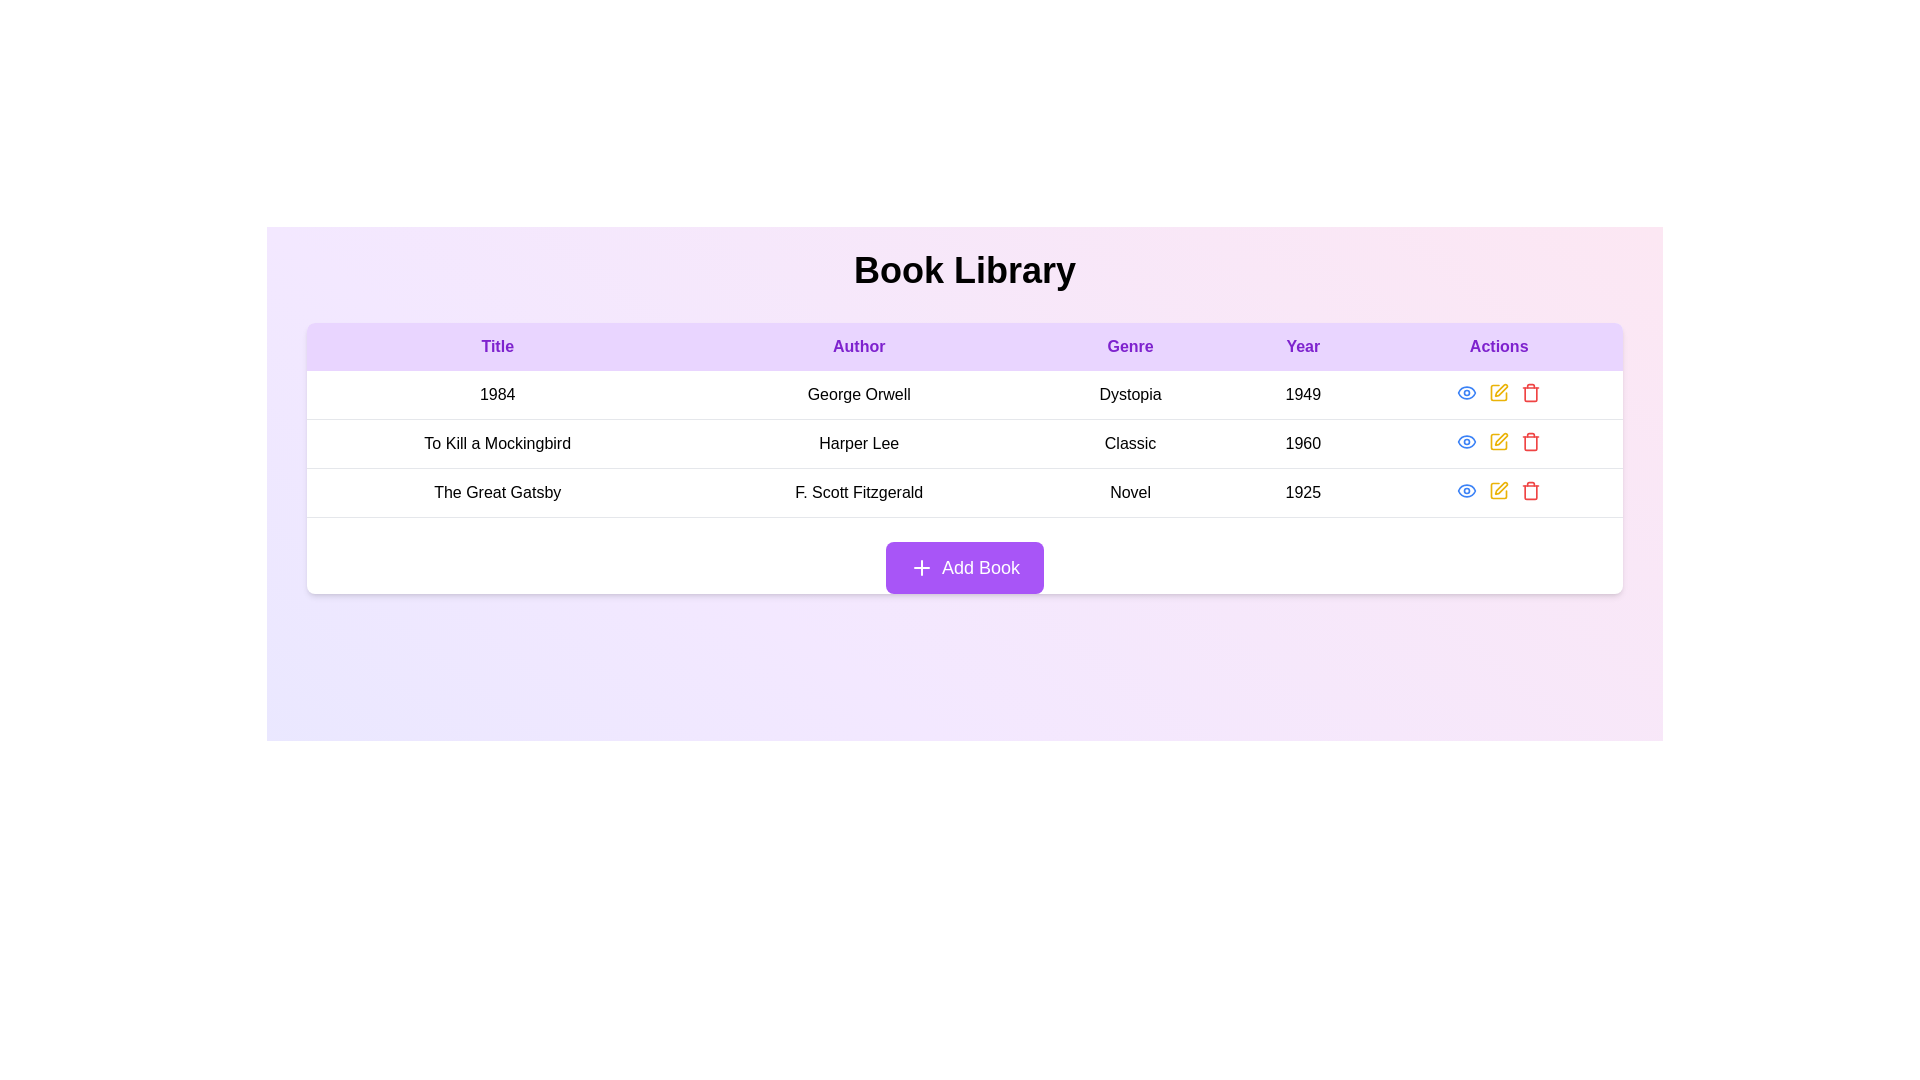  Describe the element at coordinates (1303, 346) in the screenshot. I see `the text label displaying 'Year' in bold purple font on a lavender background, which is the fourth header in a table row` at that location.